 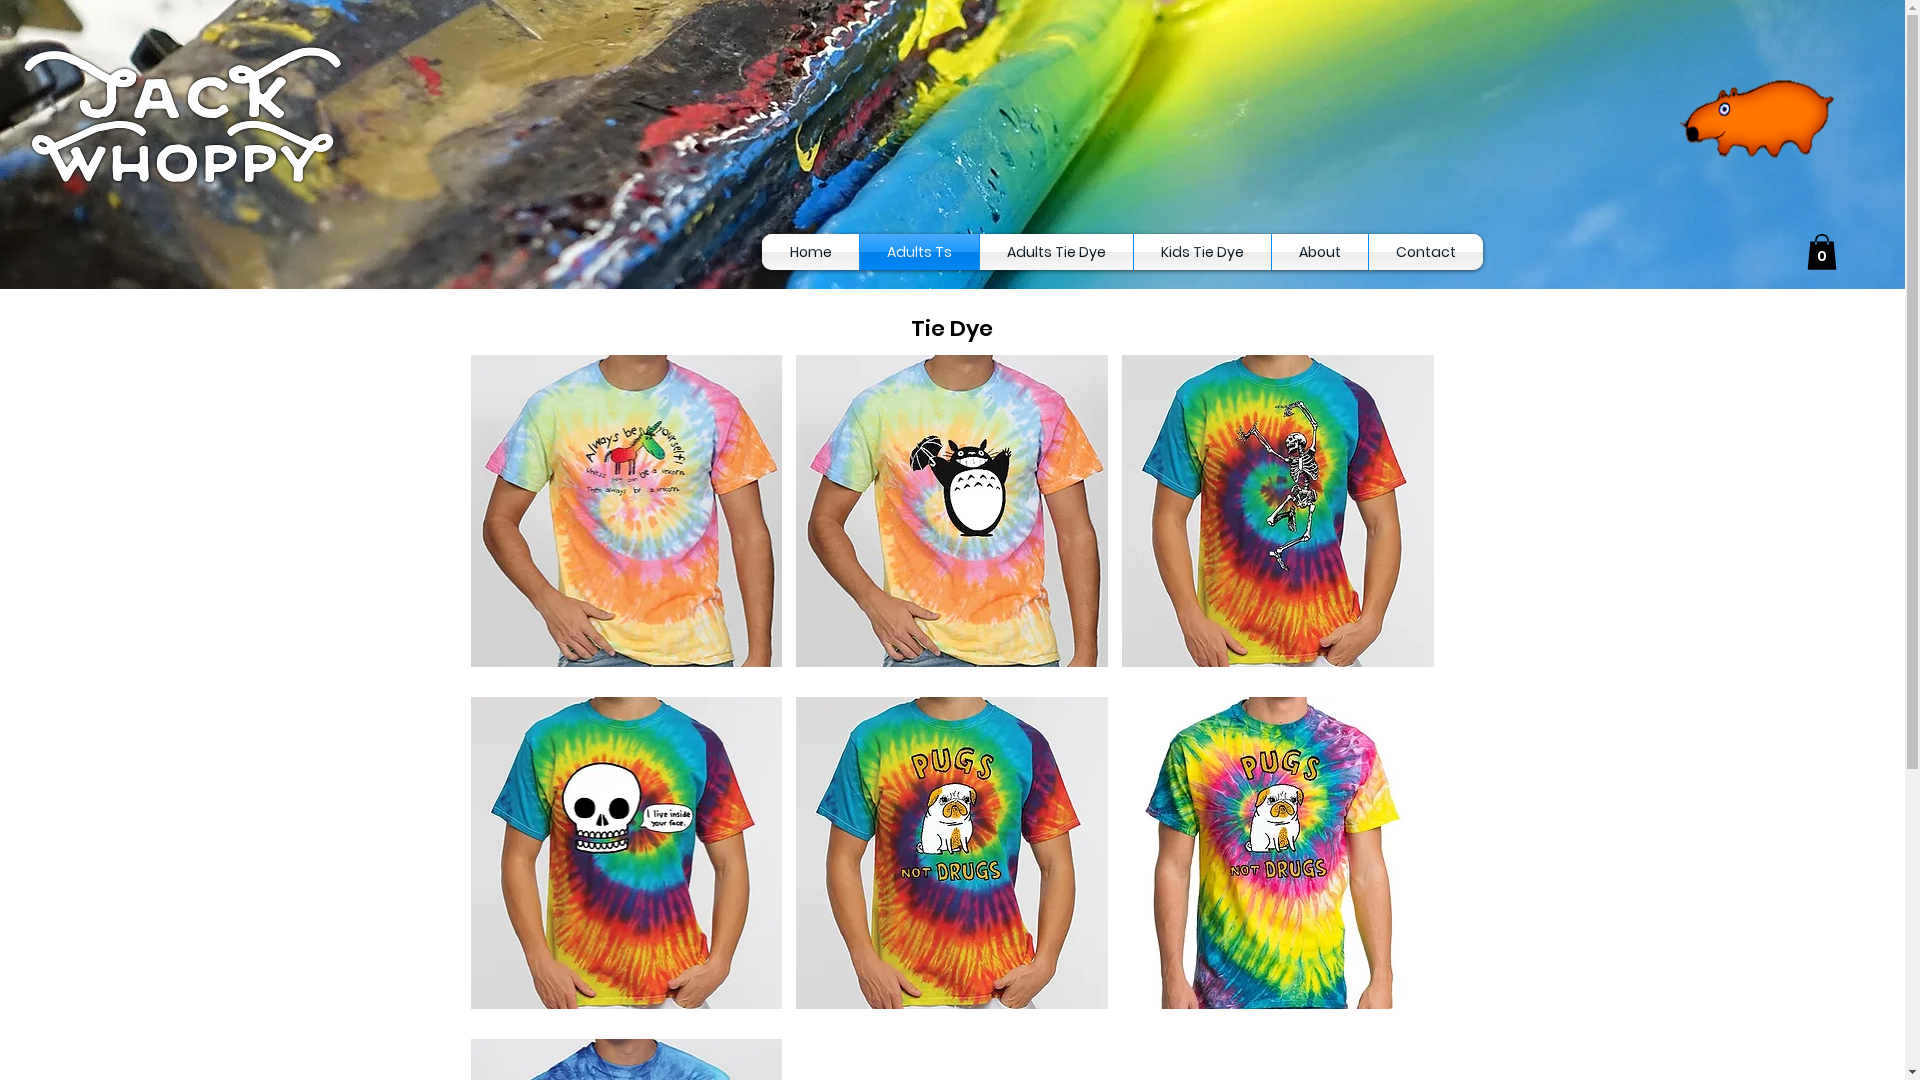 What do you see at coordinates (810, 250) in the screenshot?
I see `'Home'` at bounding box center [810, 250].